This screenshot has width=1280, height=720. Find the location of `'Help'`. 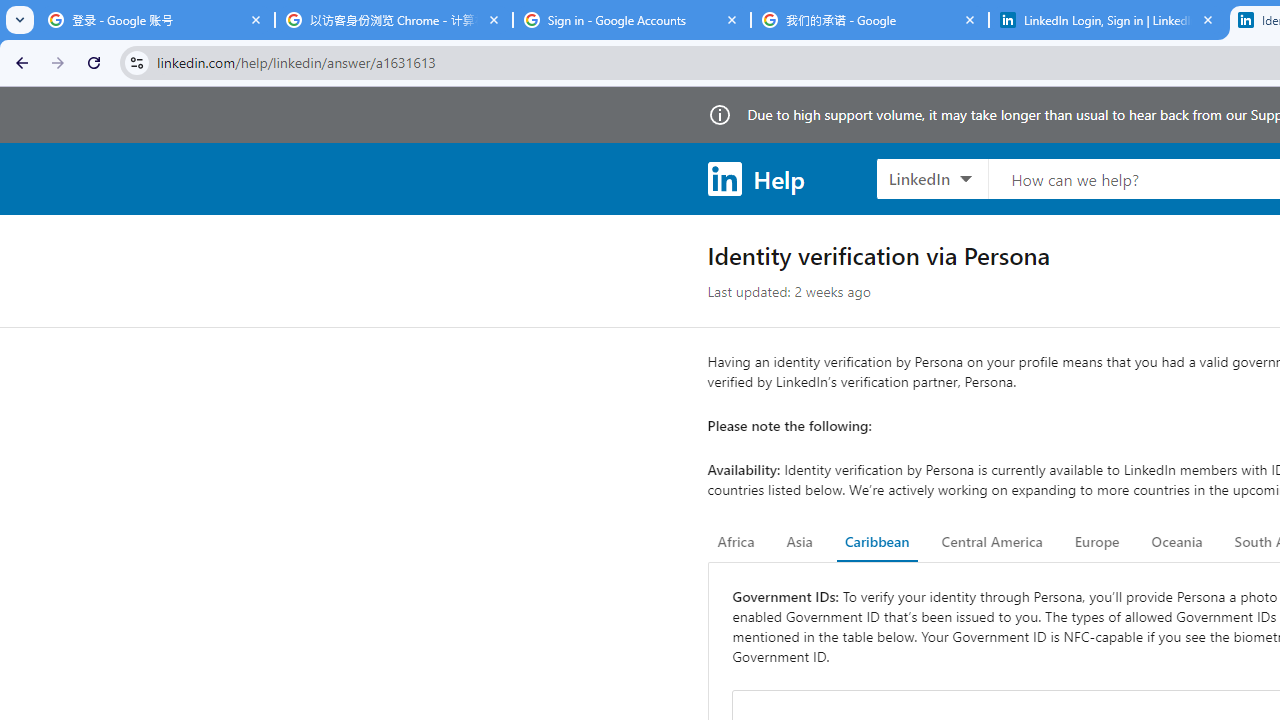

'Help' is located at coordinates (754, 177).